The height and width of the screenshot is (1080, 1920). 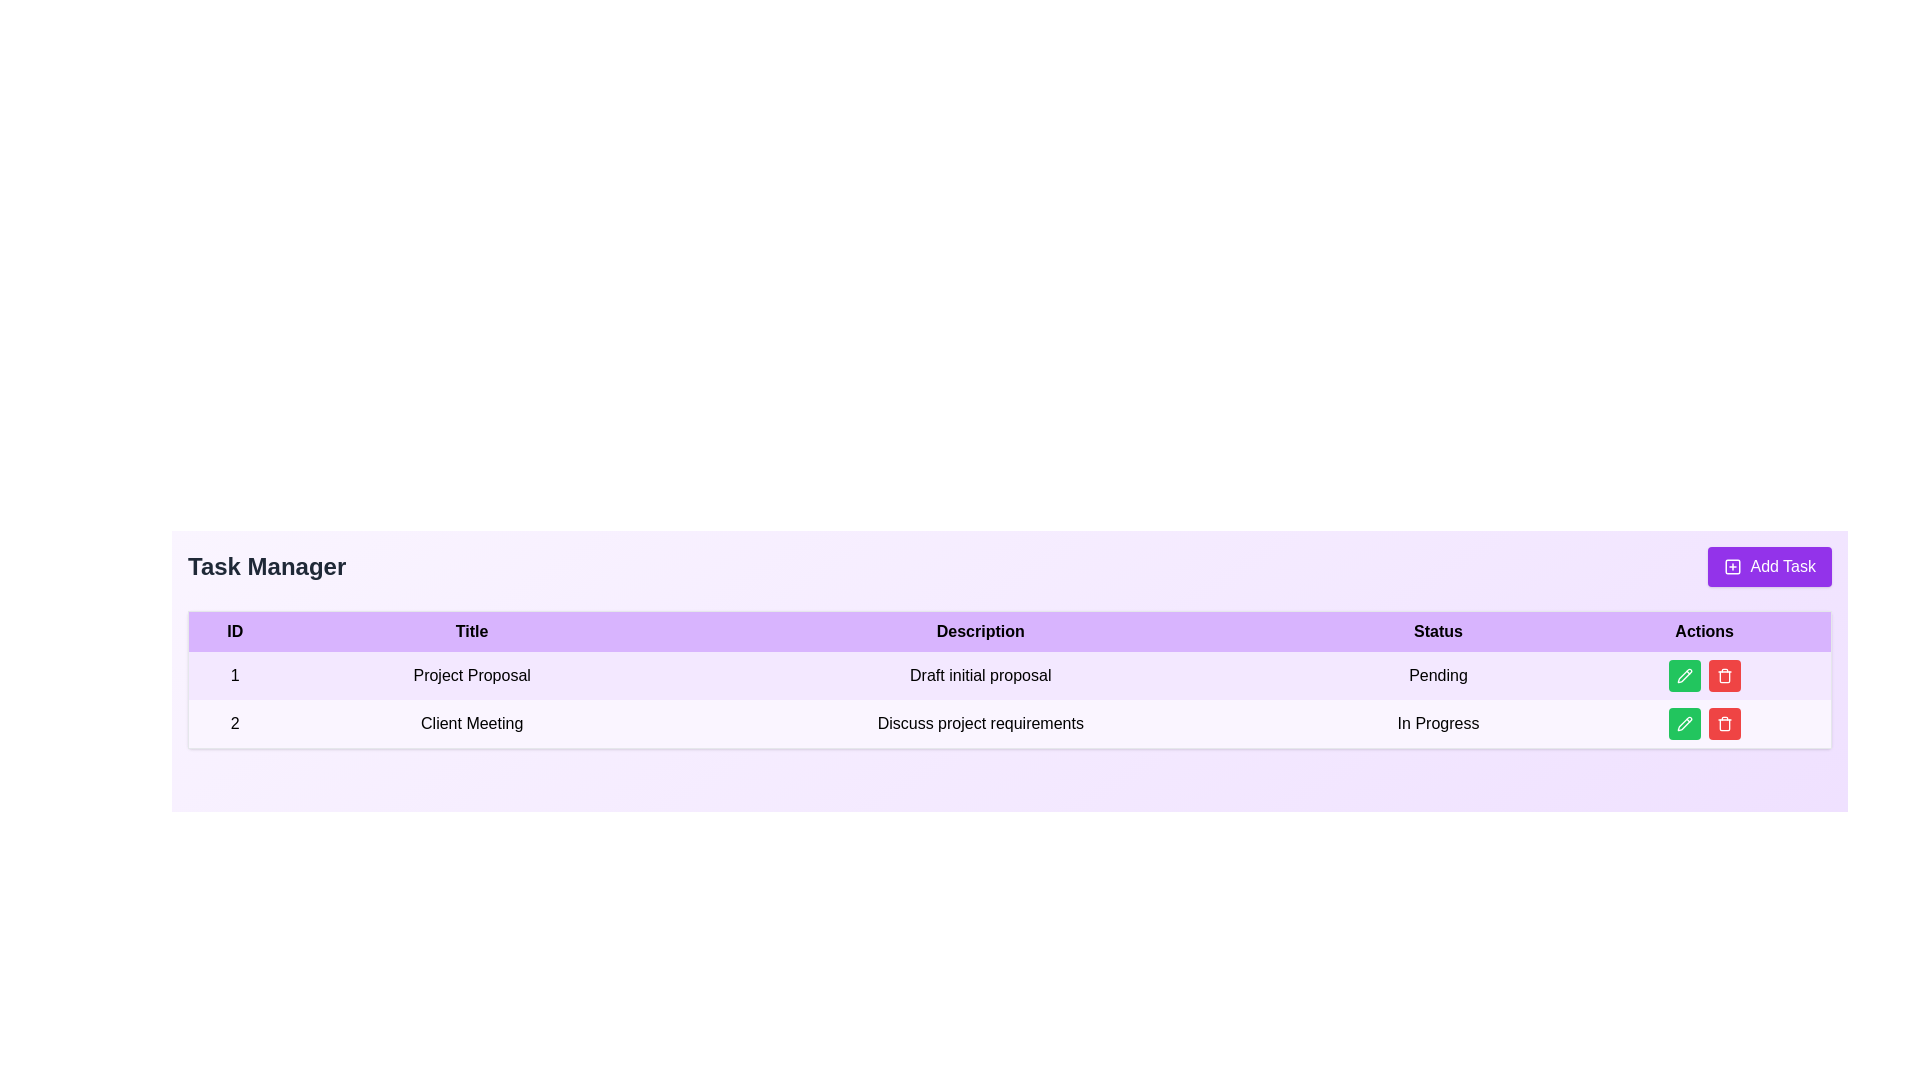 What do you see at coordinates (1009, 675) in the screenshot?
I see `the first row of the task management table` at bounding box center [1009, 675].